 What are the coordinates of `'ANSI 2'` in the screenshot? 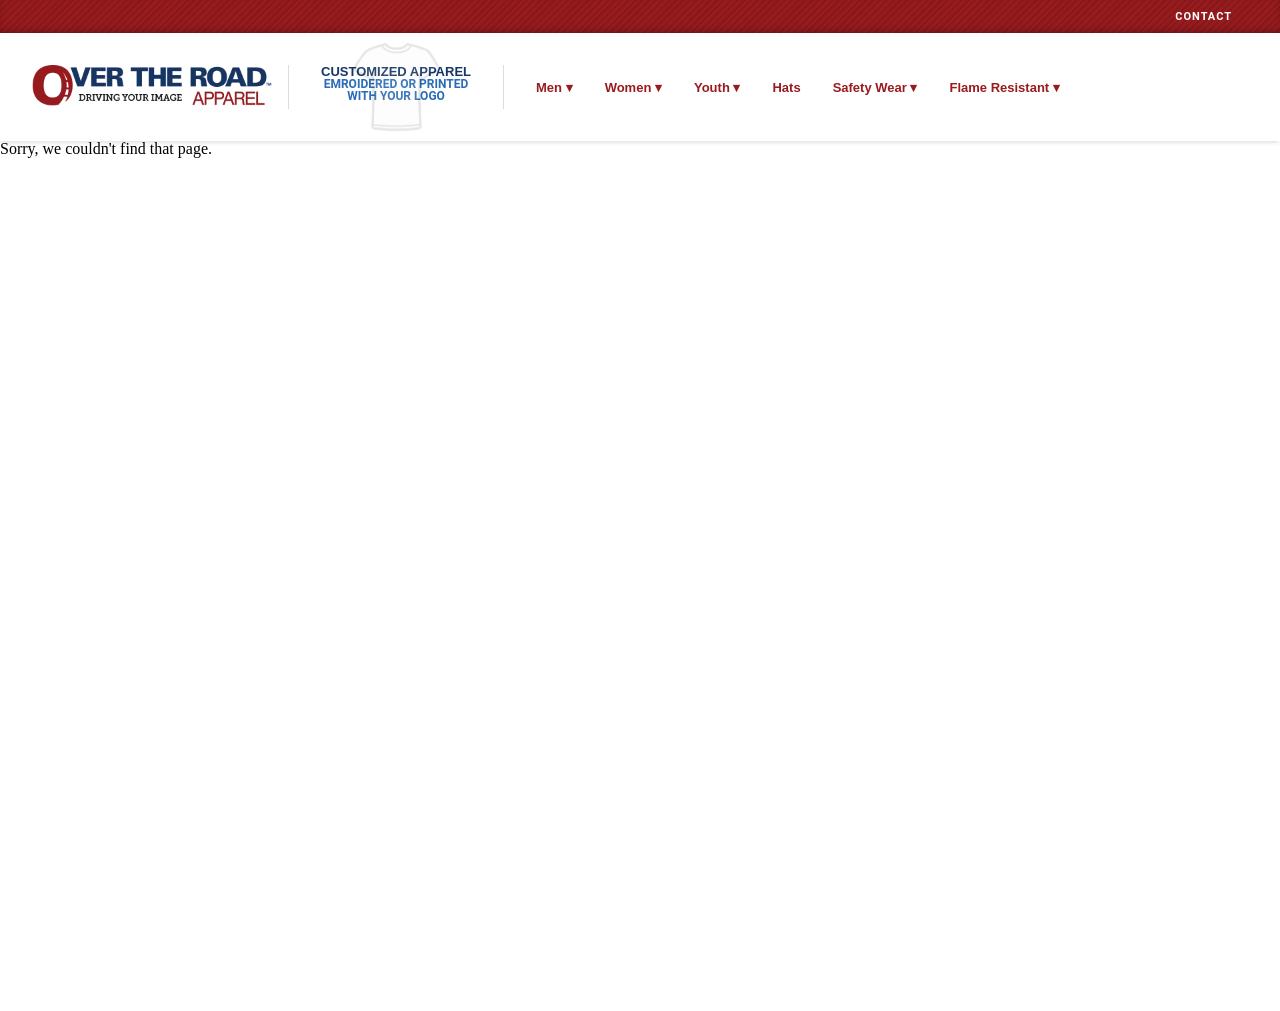 It's located at (855, 126).